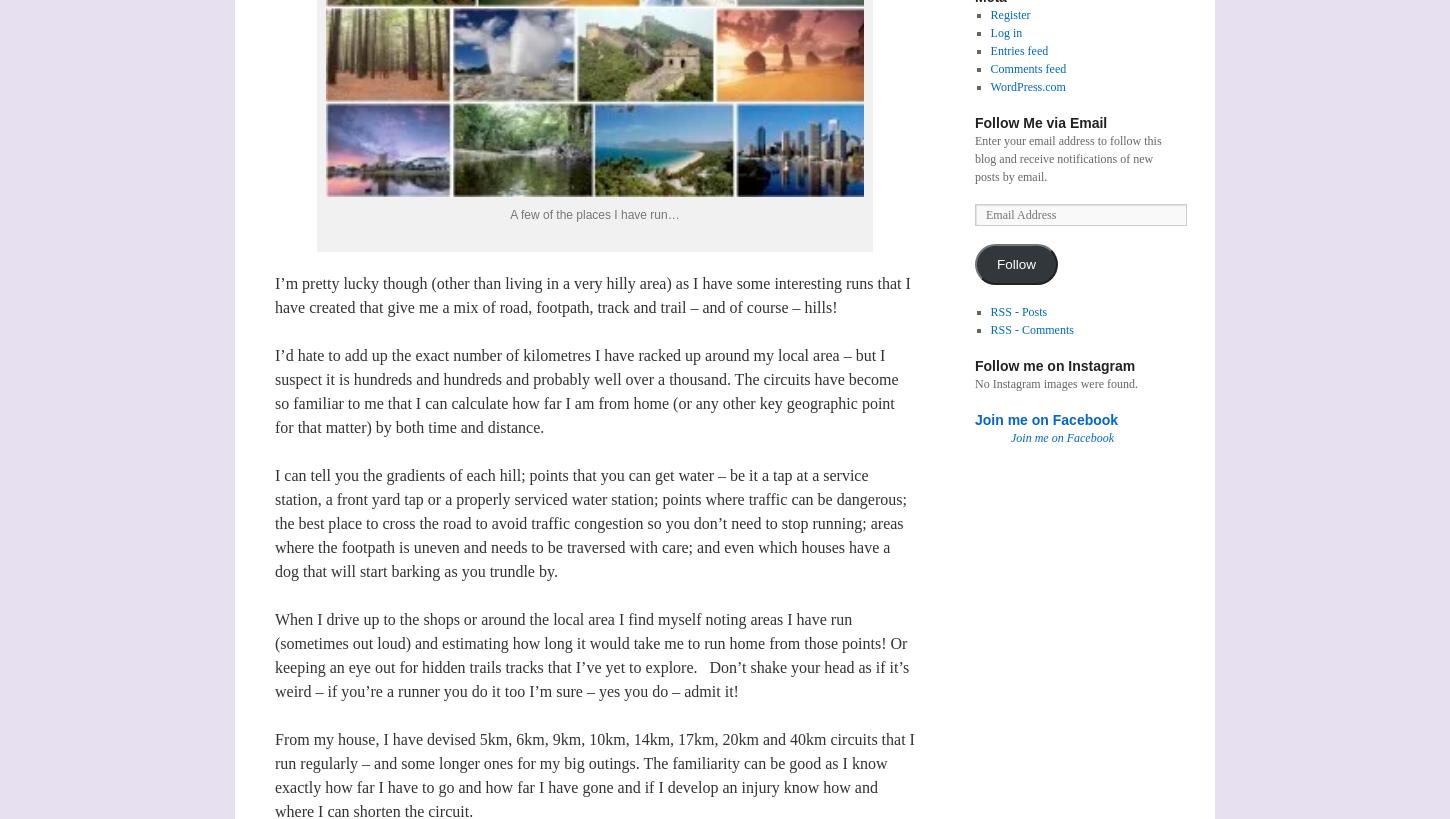  What do you see at coordinates (1056, 383) in the screenshot?
I see `'No Instagram images were found.'` at bounding box center [1056, 383].